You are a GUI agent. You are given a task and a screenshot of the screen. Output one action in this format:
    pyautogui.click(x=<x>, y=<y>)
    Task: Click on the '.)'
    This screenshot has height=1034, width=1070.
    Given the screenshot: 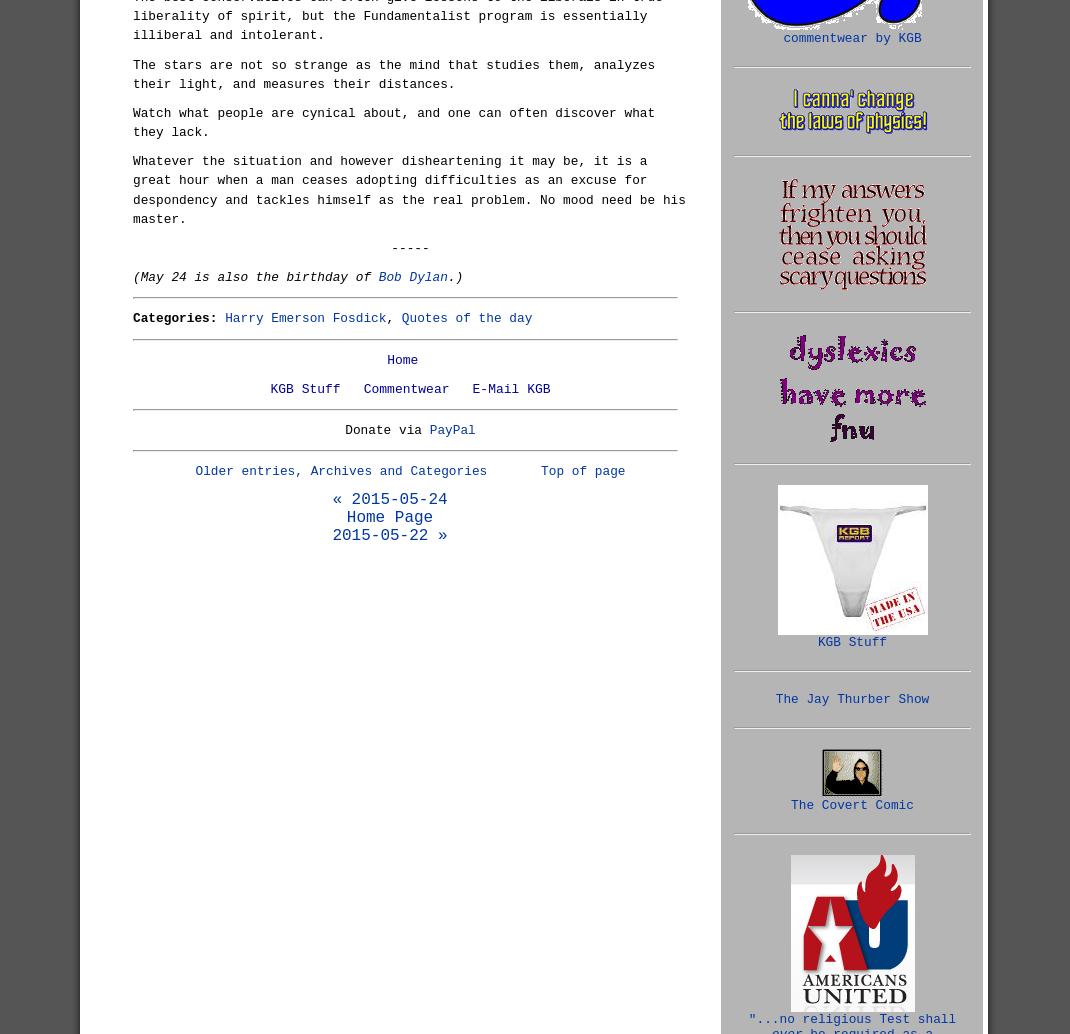 What is the action you would take?
    pyautogui.click(x=447, y=276)
    